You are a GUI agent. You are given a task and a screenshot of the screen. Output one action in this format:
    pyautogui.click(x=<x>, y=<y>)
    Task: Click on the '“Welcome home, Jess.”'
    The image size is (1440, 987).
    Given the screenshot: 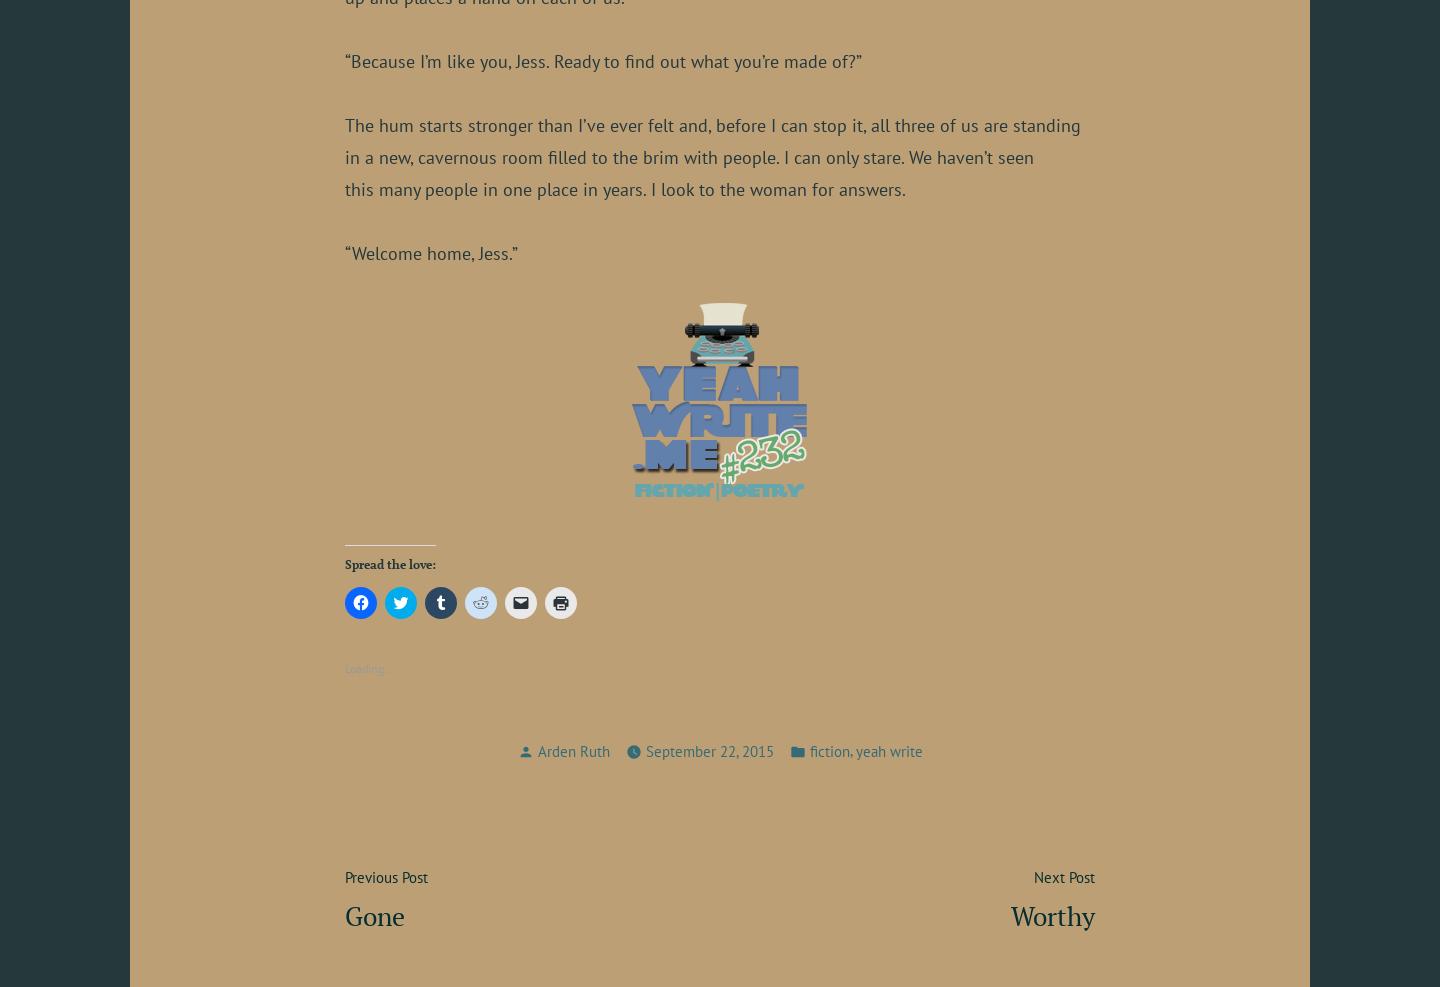 What is the action you would take?
    pyautogui.click(x=431, y=253)
    